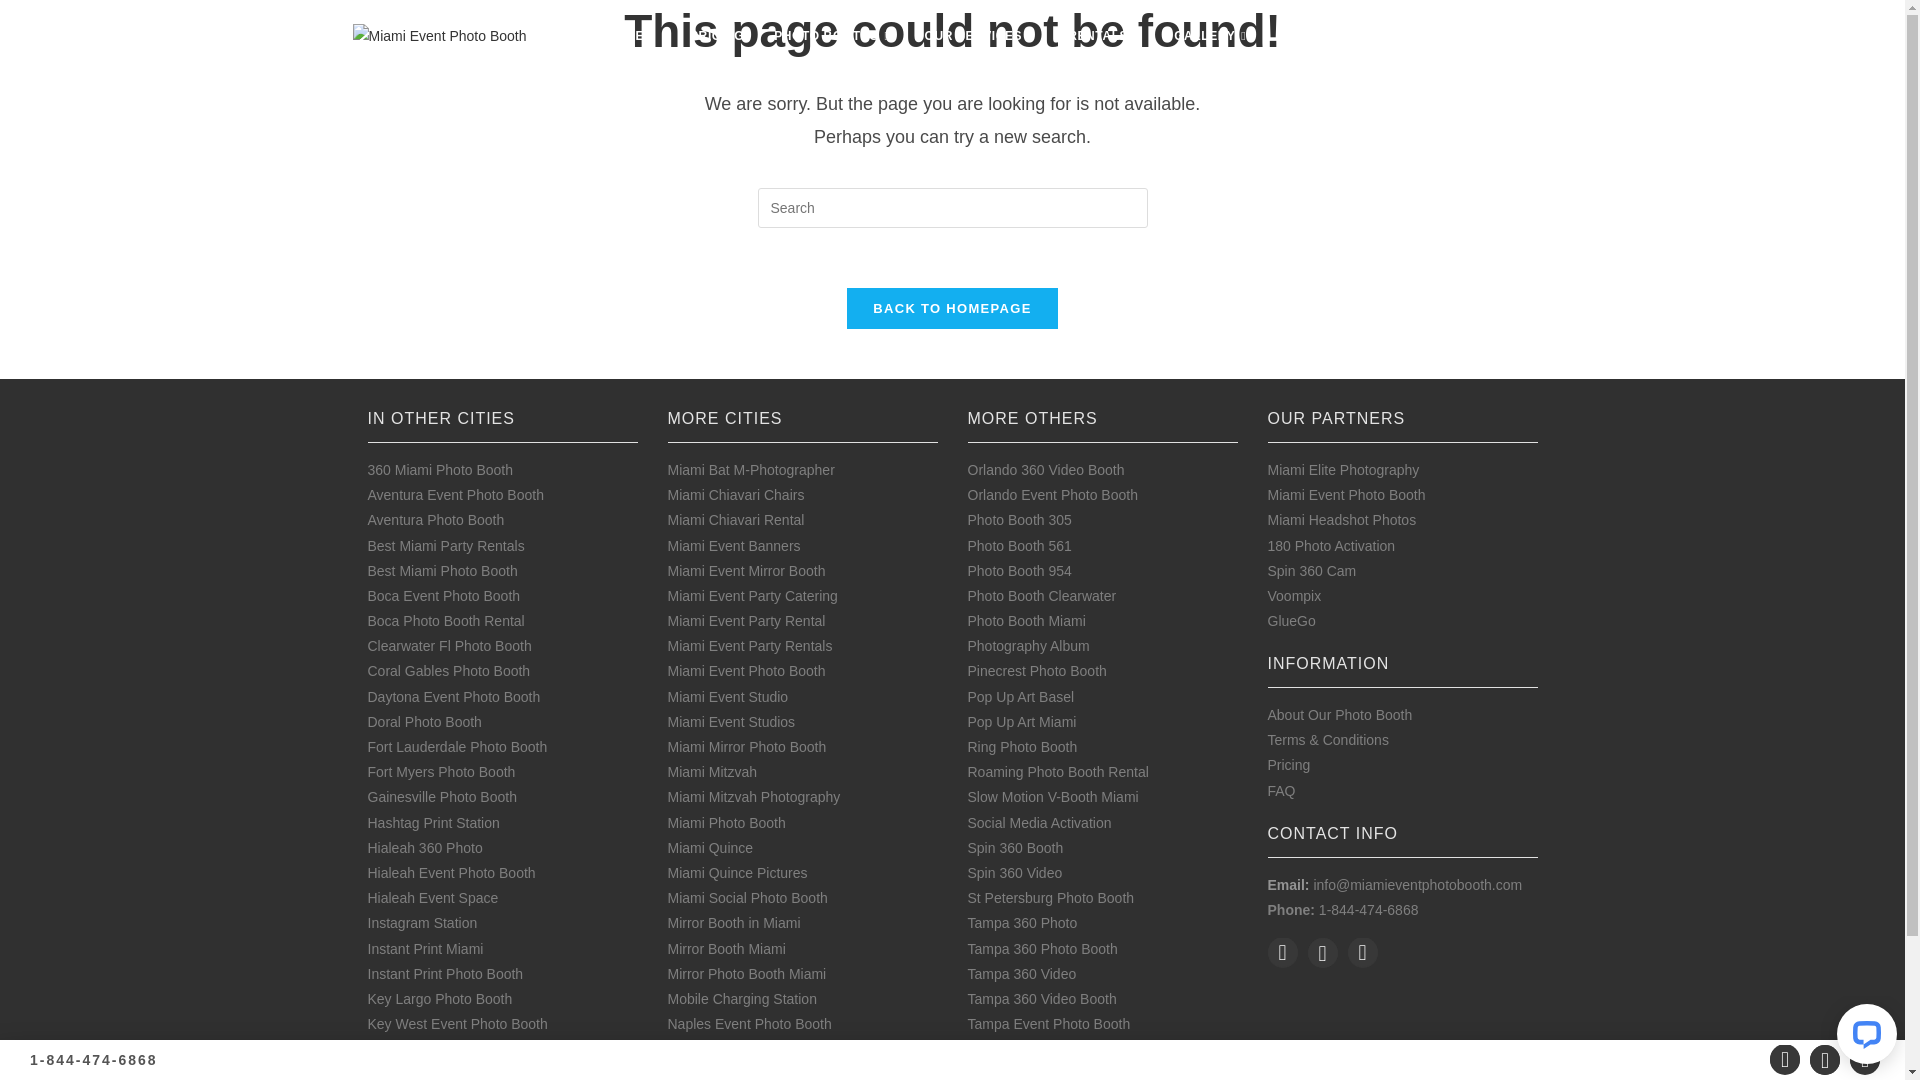  What do you see at coordinates (750, 470) in the screenshot?
I see `'Miami Bat M-Photographer'` at bounding box center [750, 470].